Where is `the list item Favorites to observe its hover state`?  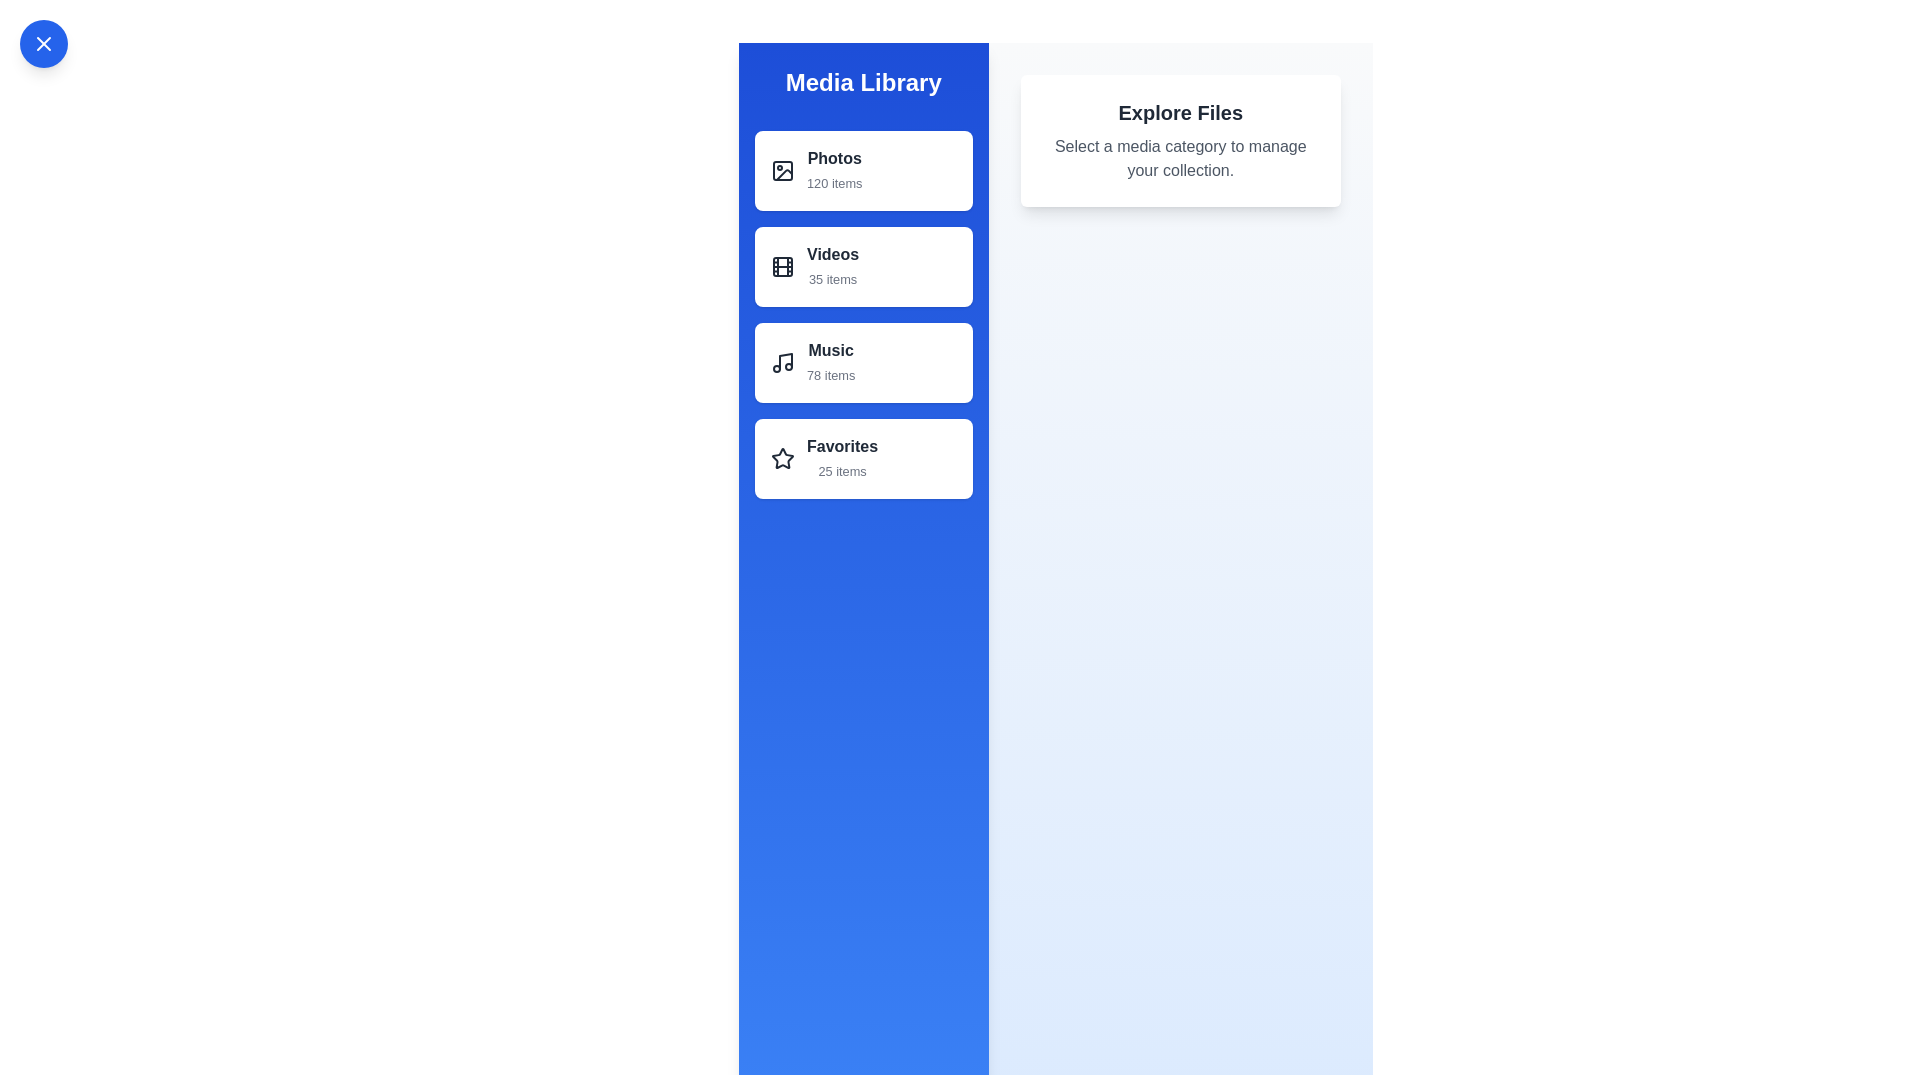 the list item Favorites to observe its hover state is located at coordinates (863, 459).